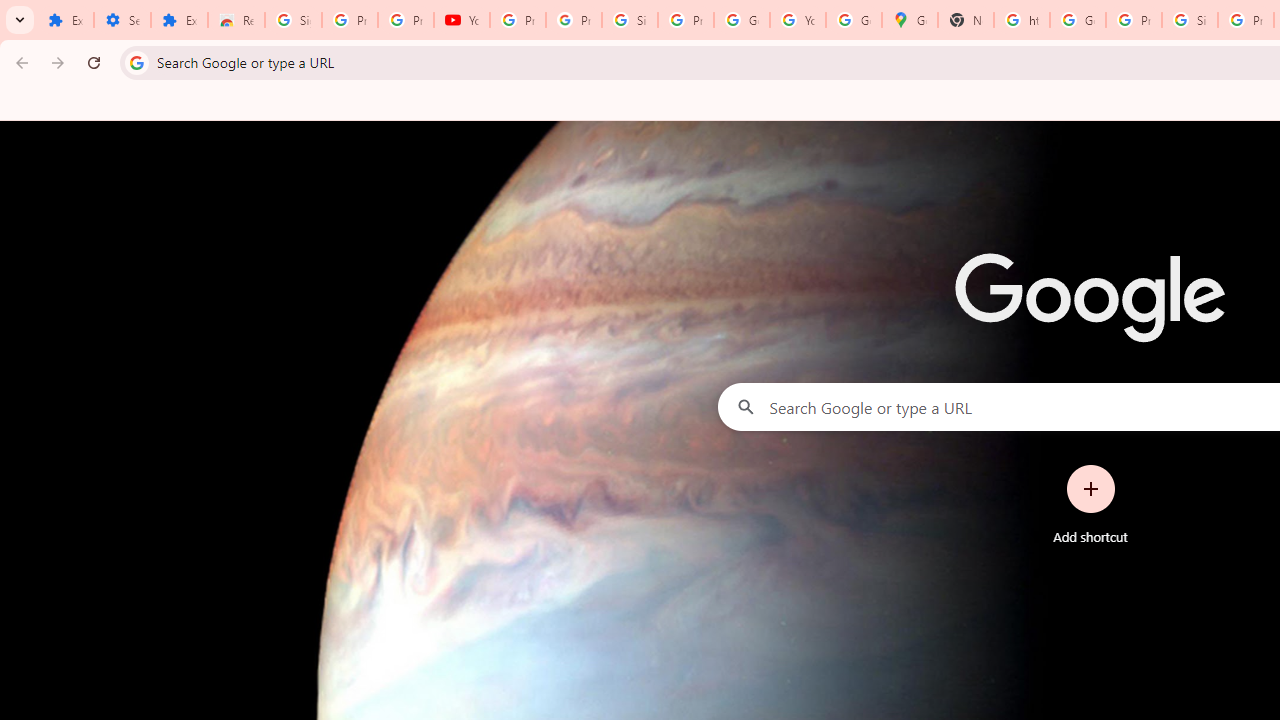 The height and width of the screenshot is (720, 1280). Describe the element at coordinates (461, 20) in the screenshot. I see `'YouTube'` at that location.